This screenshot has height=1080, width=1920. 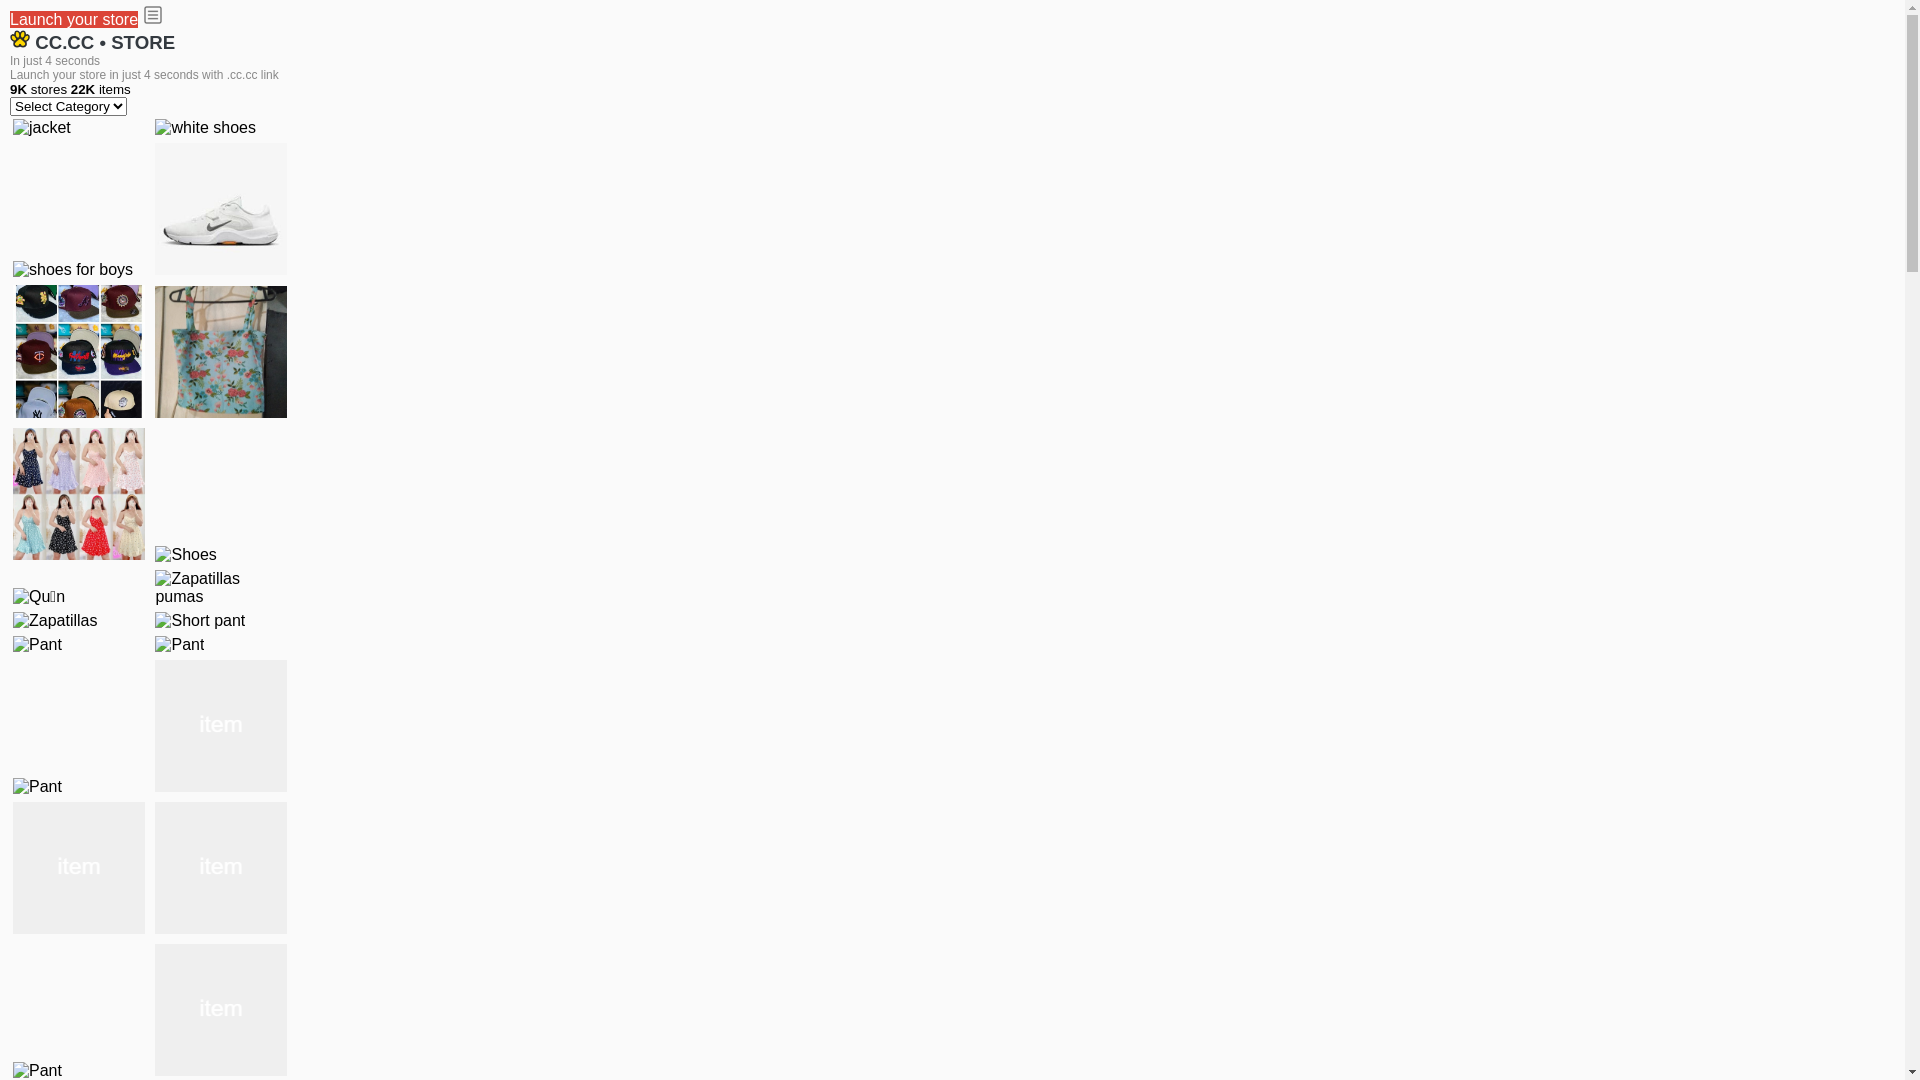 I want to click on 'Things we need', so click(x=78, y=350).